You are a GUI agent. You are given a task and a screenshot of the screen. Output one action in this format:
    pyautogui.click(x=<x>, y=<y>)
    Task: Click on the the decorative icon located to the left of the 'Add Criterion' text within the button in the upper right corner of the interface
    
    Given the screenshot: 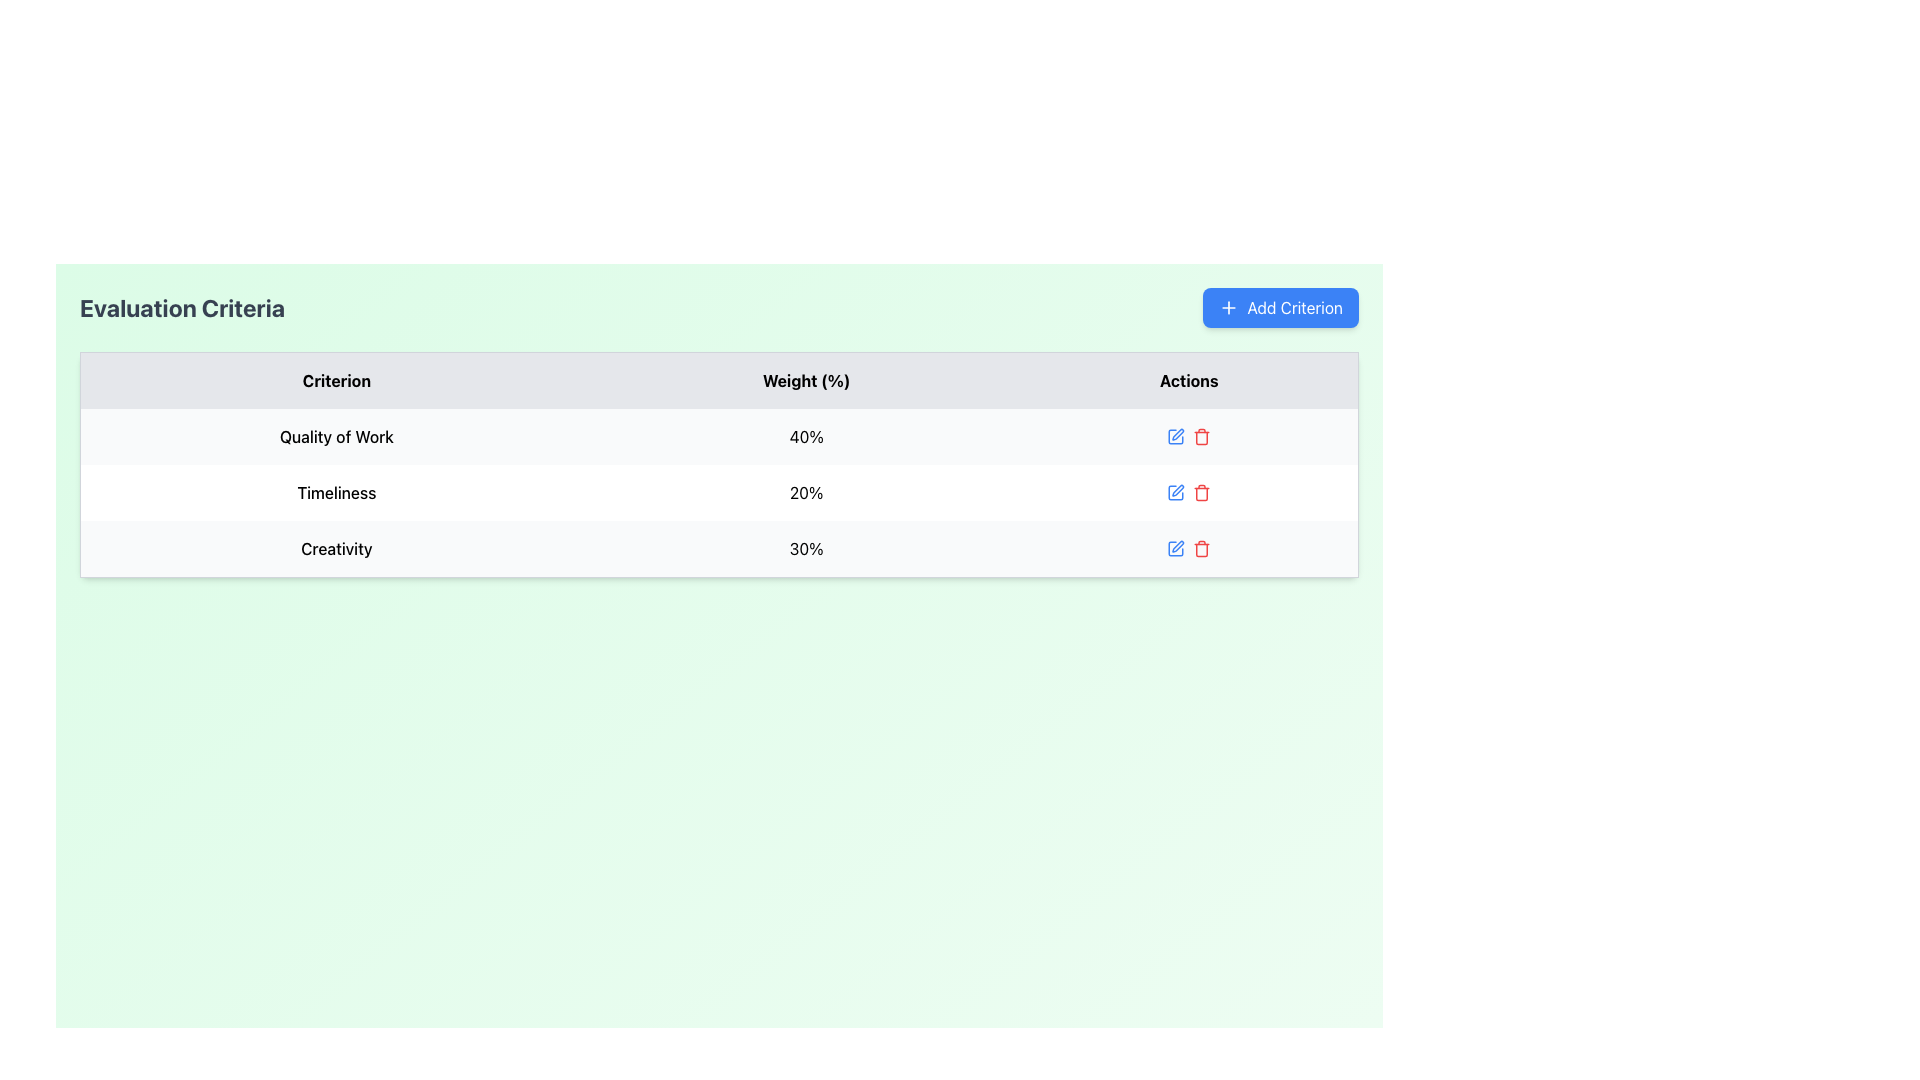 What is the action you would take?
    pyautogui.click(x=1228, y=308)
    